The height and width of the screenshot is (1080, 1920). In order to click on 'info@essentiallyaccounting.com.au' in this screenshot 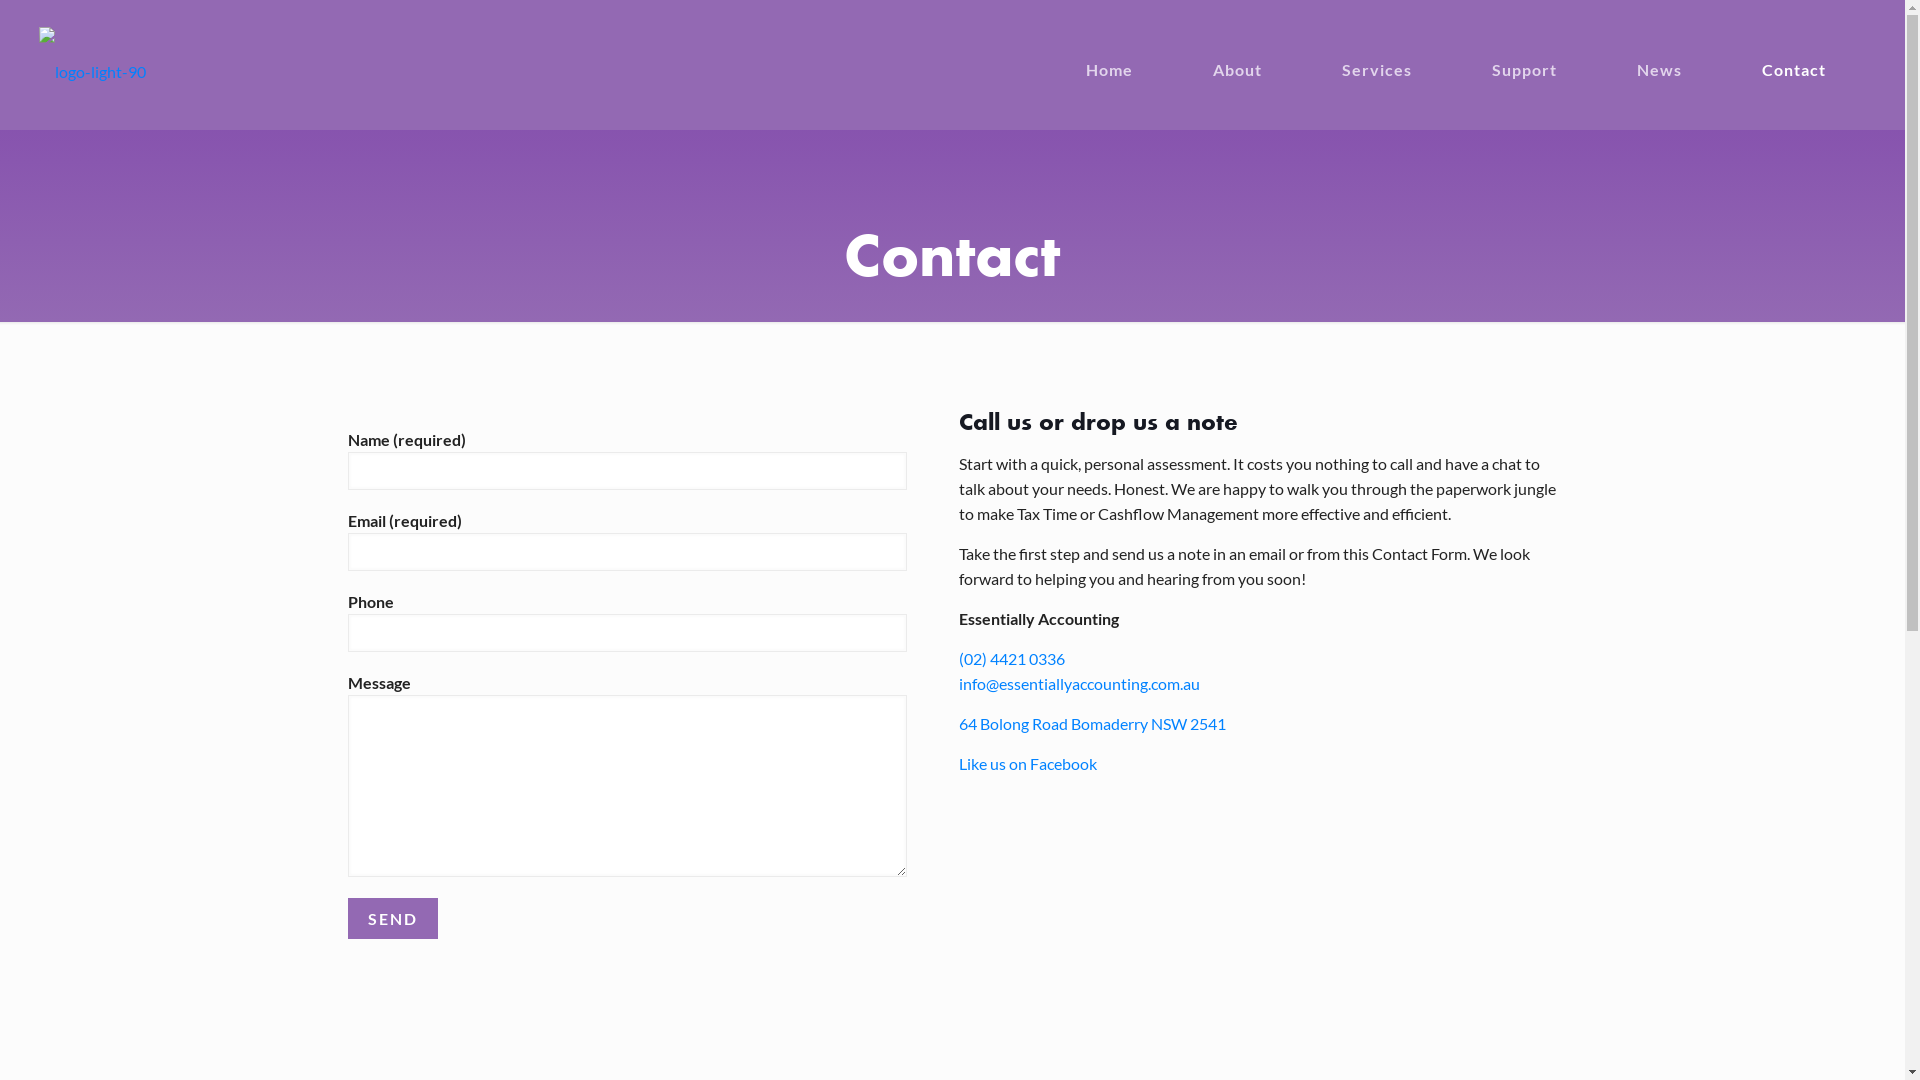, I will do `click(1078, 682)`.